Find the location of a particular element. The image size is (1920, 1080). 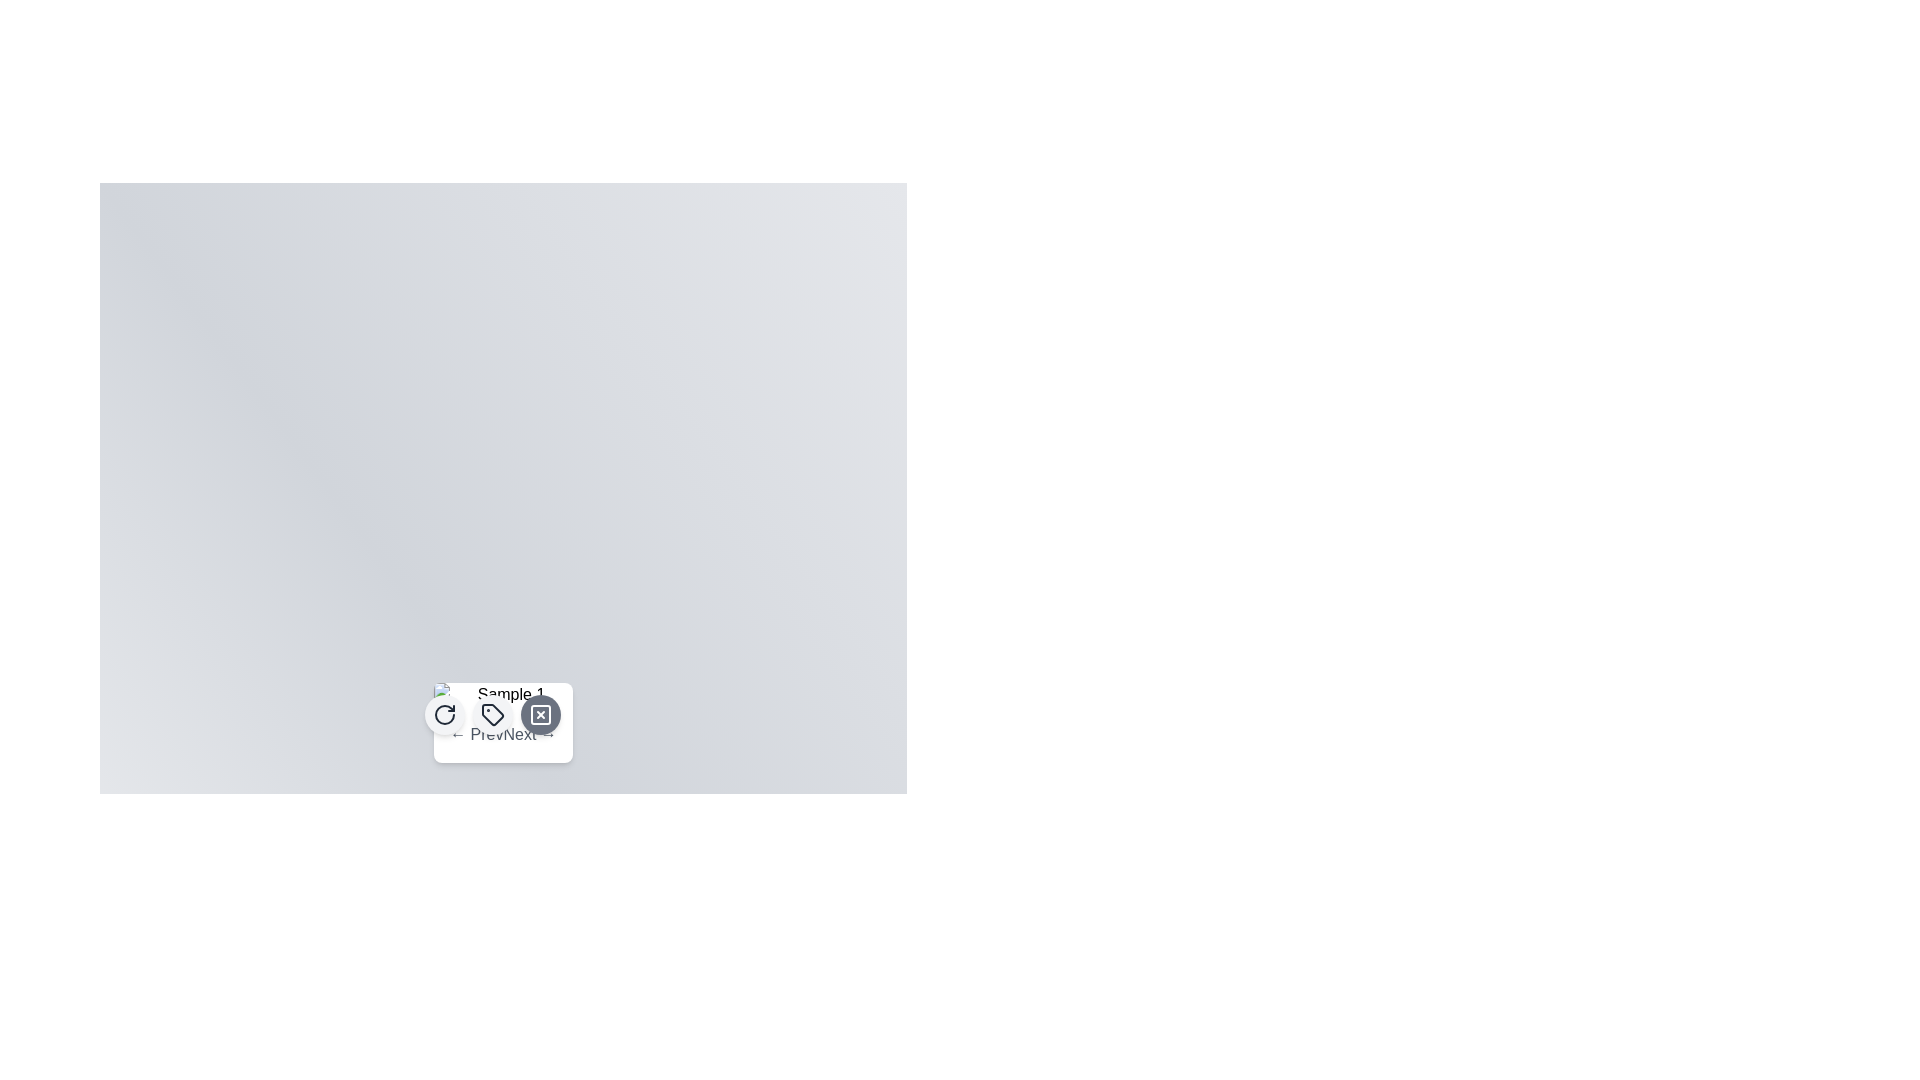

the circular button with a light gray background and a clockwise rotation arrow icon, located at the top-right section of the submenu is located at coordinates (443, 713).